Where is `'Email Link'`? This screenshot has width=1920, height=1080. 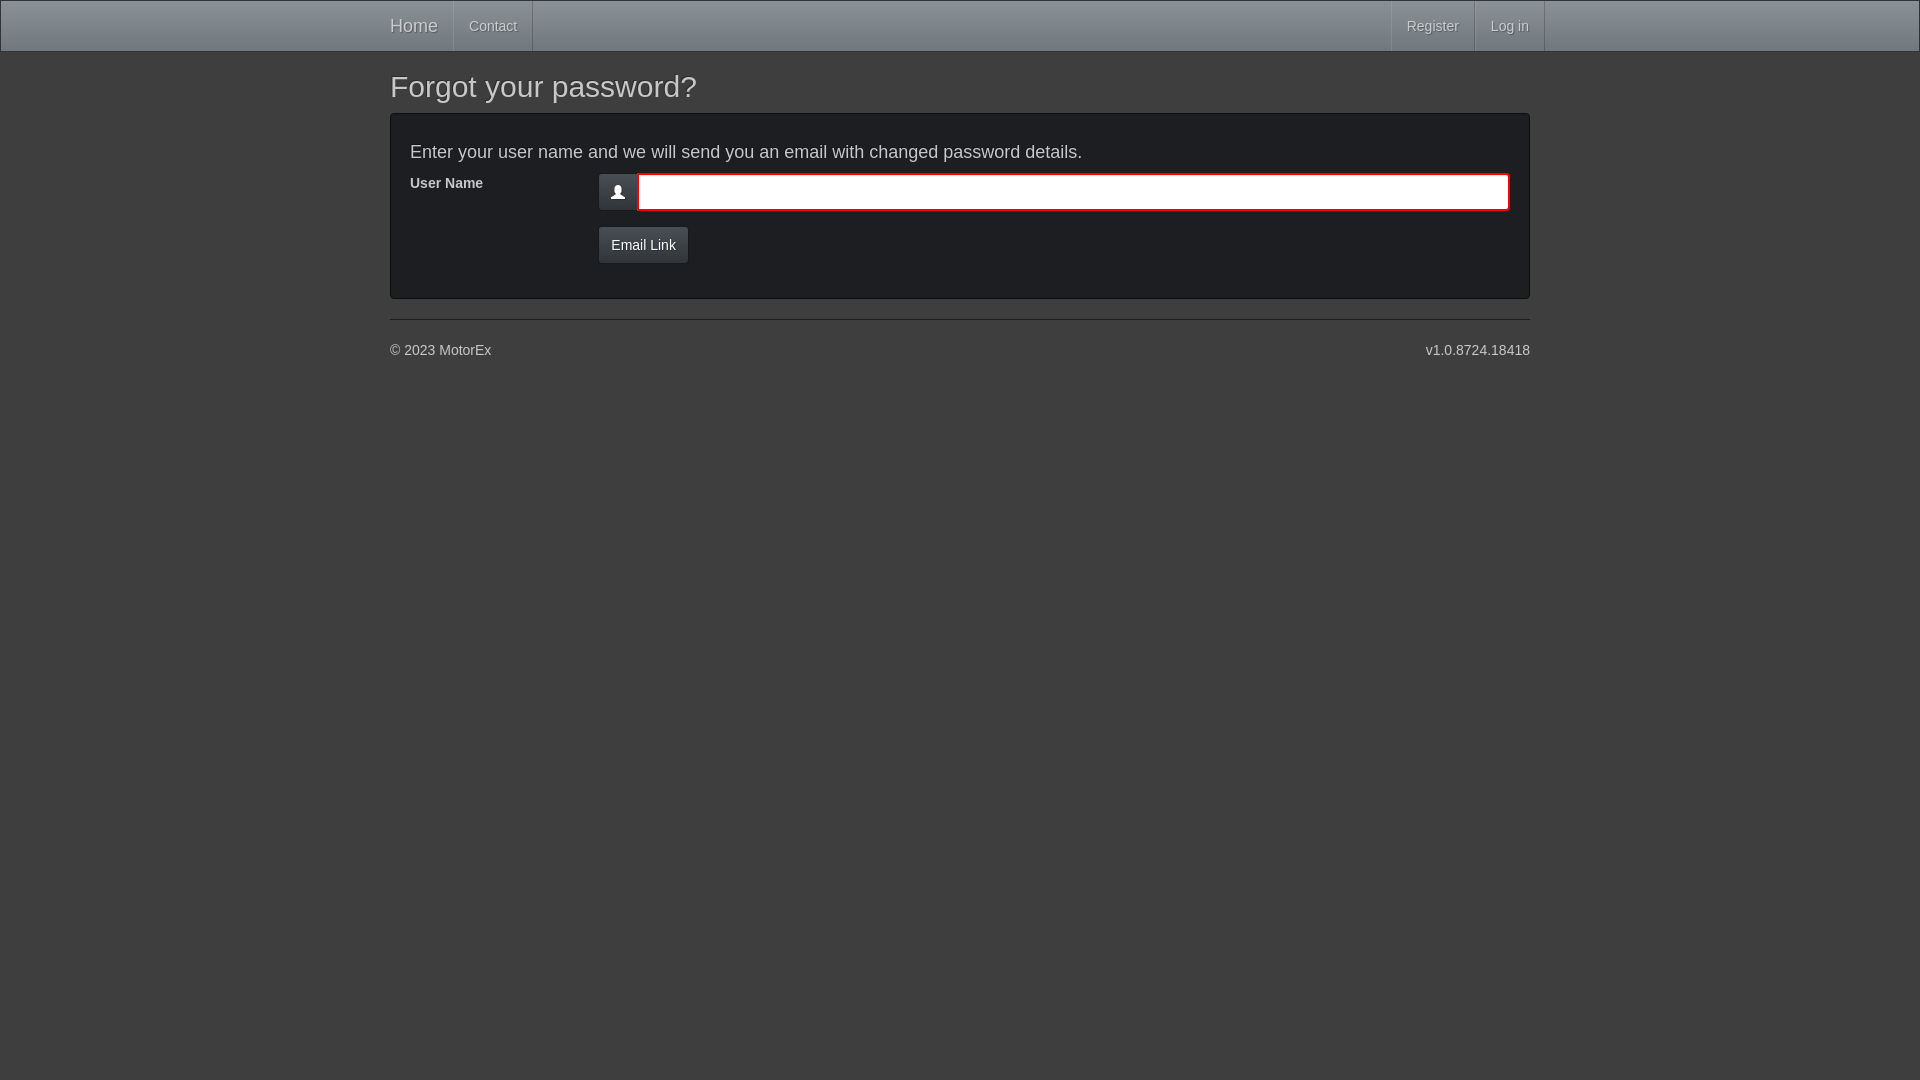
'Email Link' is located at coordinates (643, 244).